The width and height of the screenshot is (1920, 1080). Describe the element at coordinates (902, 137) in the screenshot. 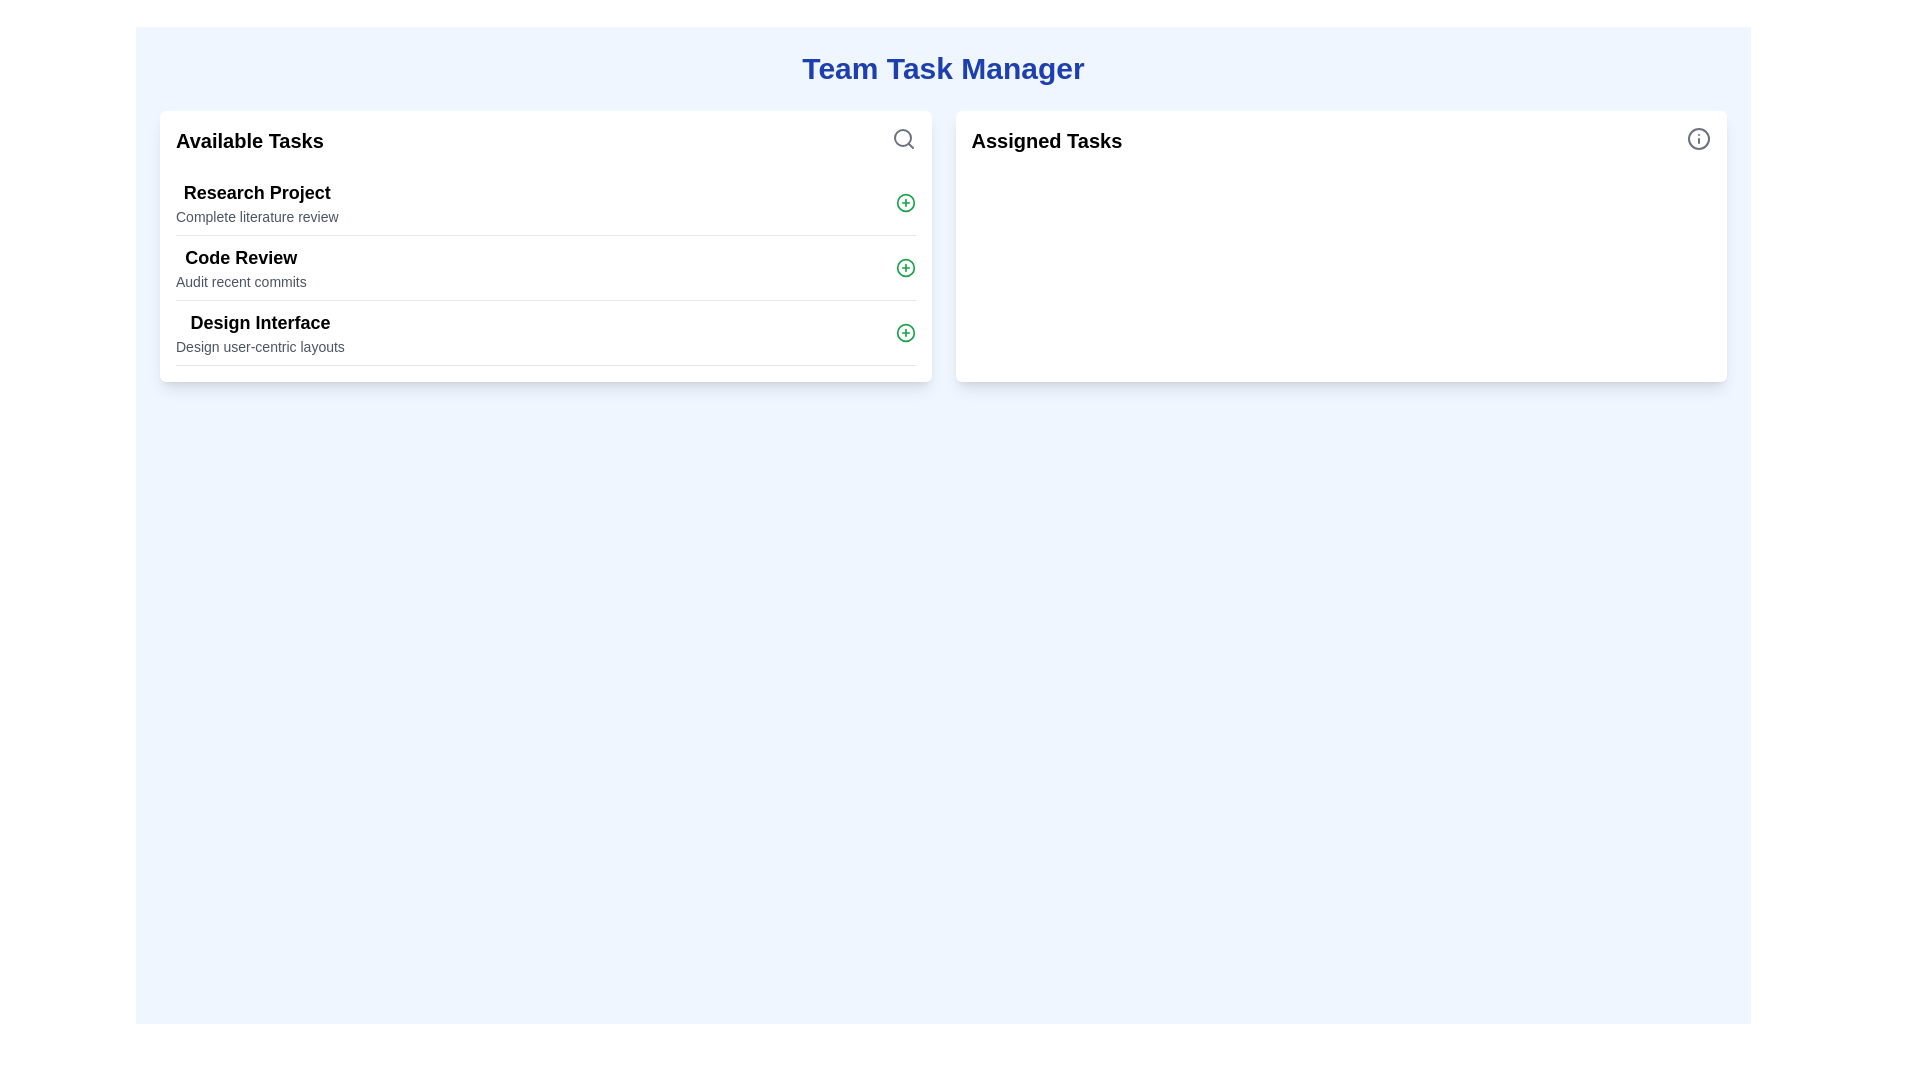

I see `the magnifying glass icon located in the top right corner of the 'Available Tasks' section` at that location.